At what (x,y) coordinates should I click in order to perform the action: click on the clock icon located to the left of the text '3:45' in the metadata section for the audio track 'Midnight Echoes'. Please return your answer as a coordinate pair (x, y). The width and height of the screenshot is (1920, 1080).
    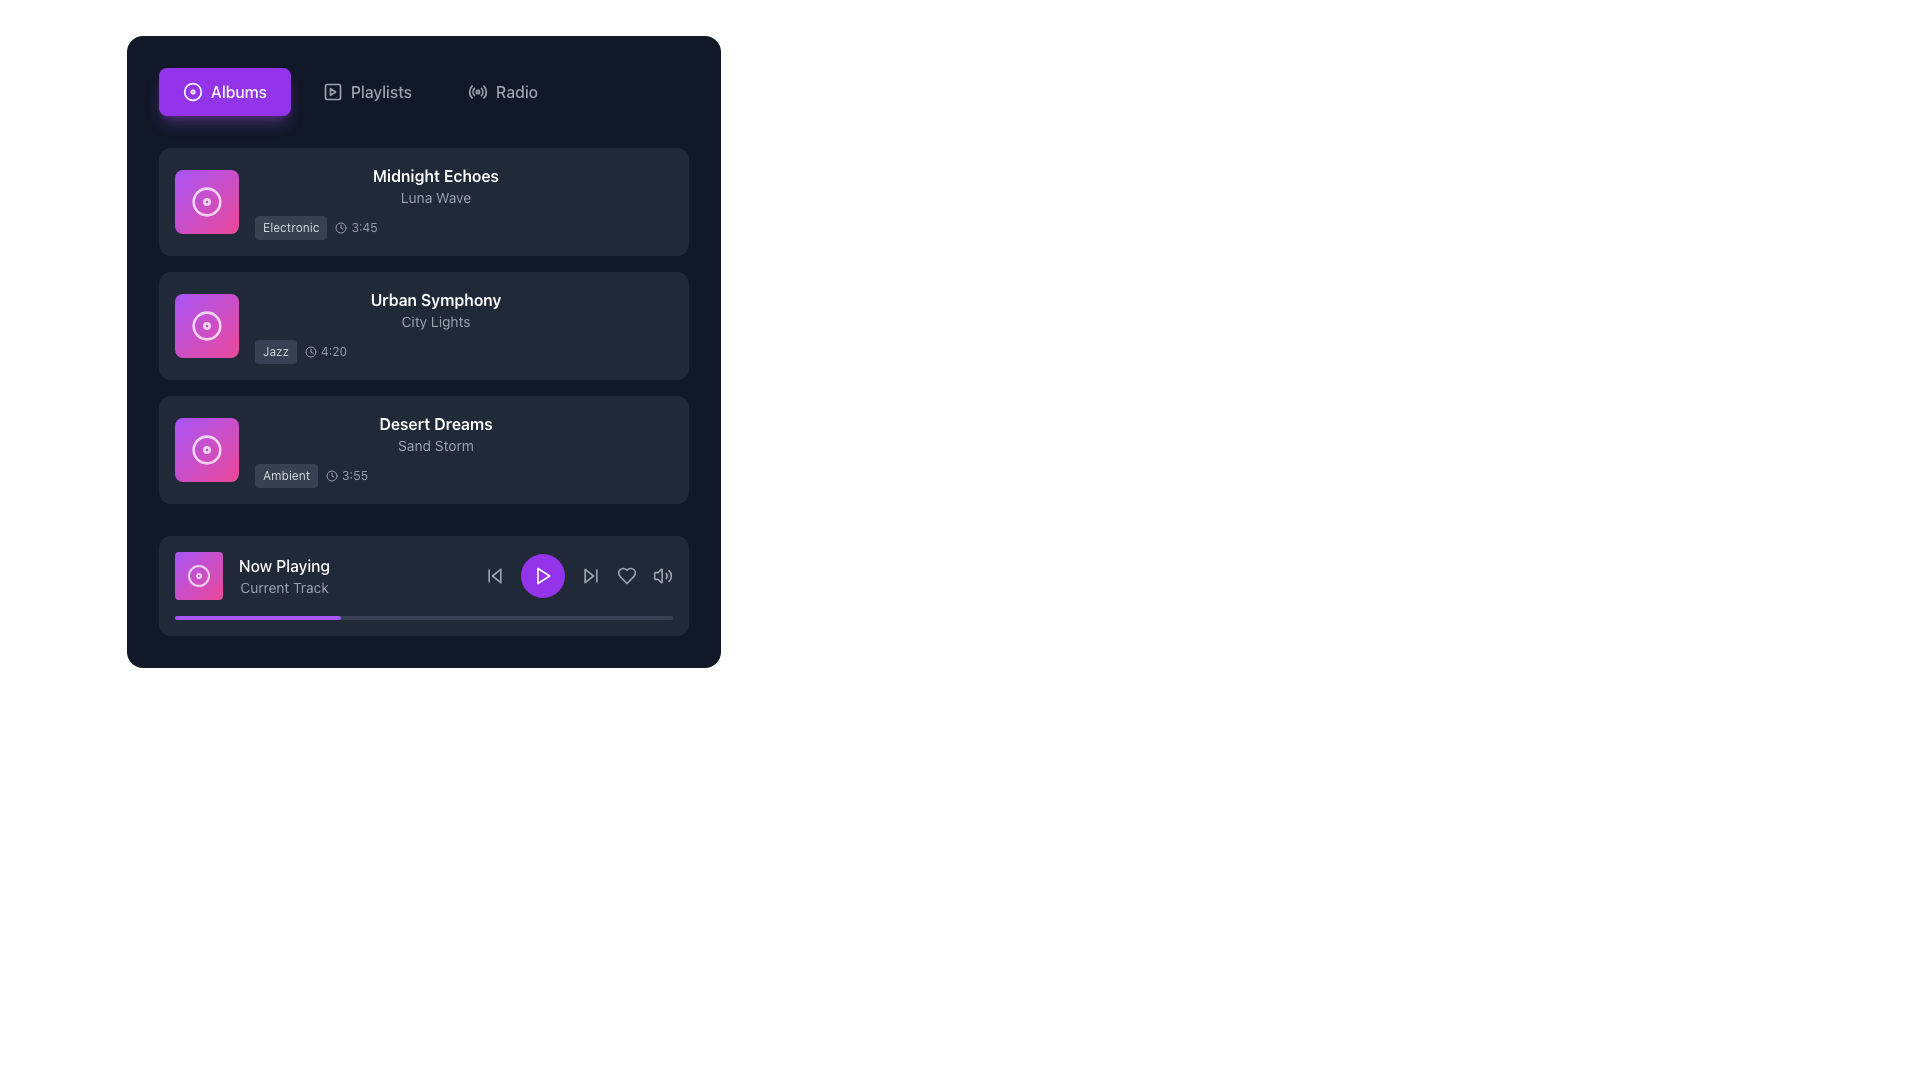
    Looking at the image, I should click on (341, 226).